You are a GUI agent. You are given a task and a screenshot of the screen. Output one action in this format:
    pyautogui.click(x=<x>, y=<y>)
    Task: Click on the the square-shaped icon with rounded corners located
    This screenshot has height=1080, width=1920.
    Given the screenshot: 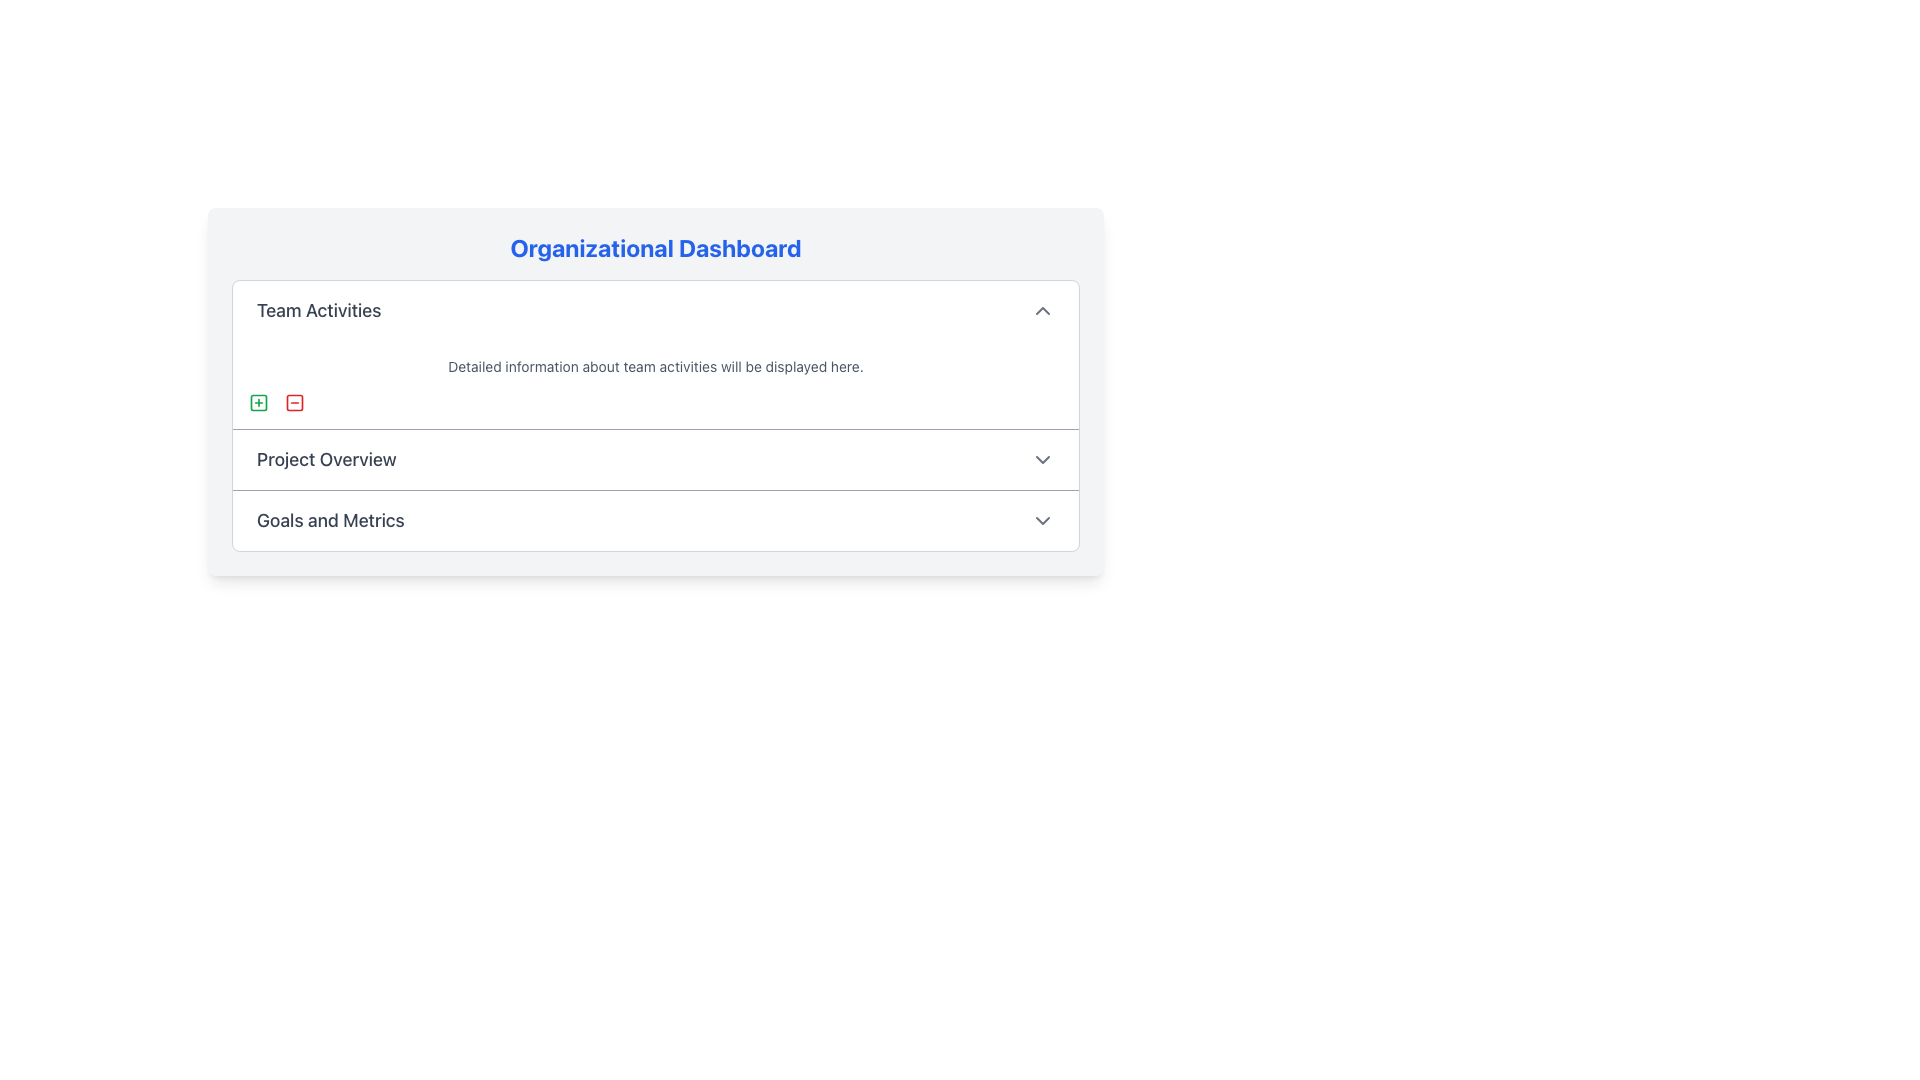 What is the action you would take?
    pyautogui.click(x=258, y=402)
    